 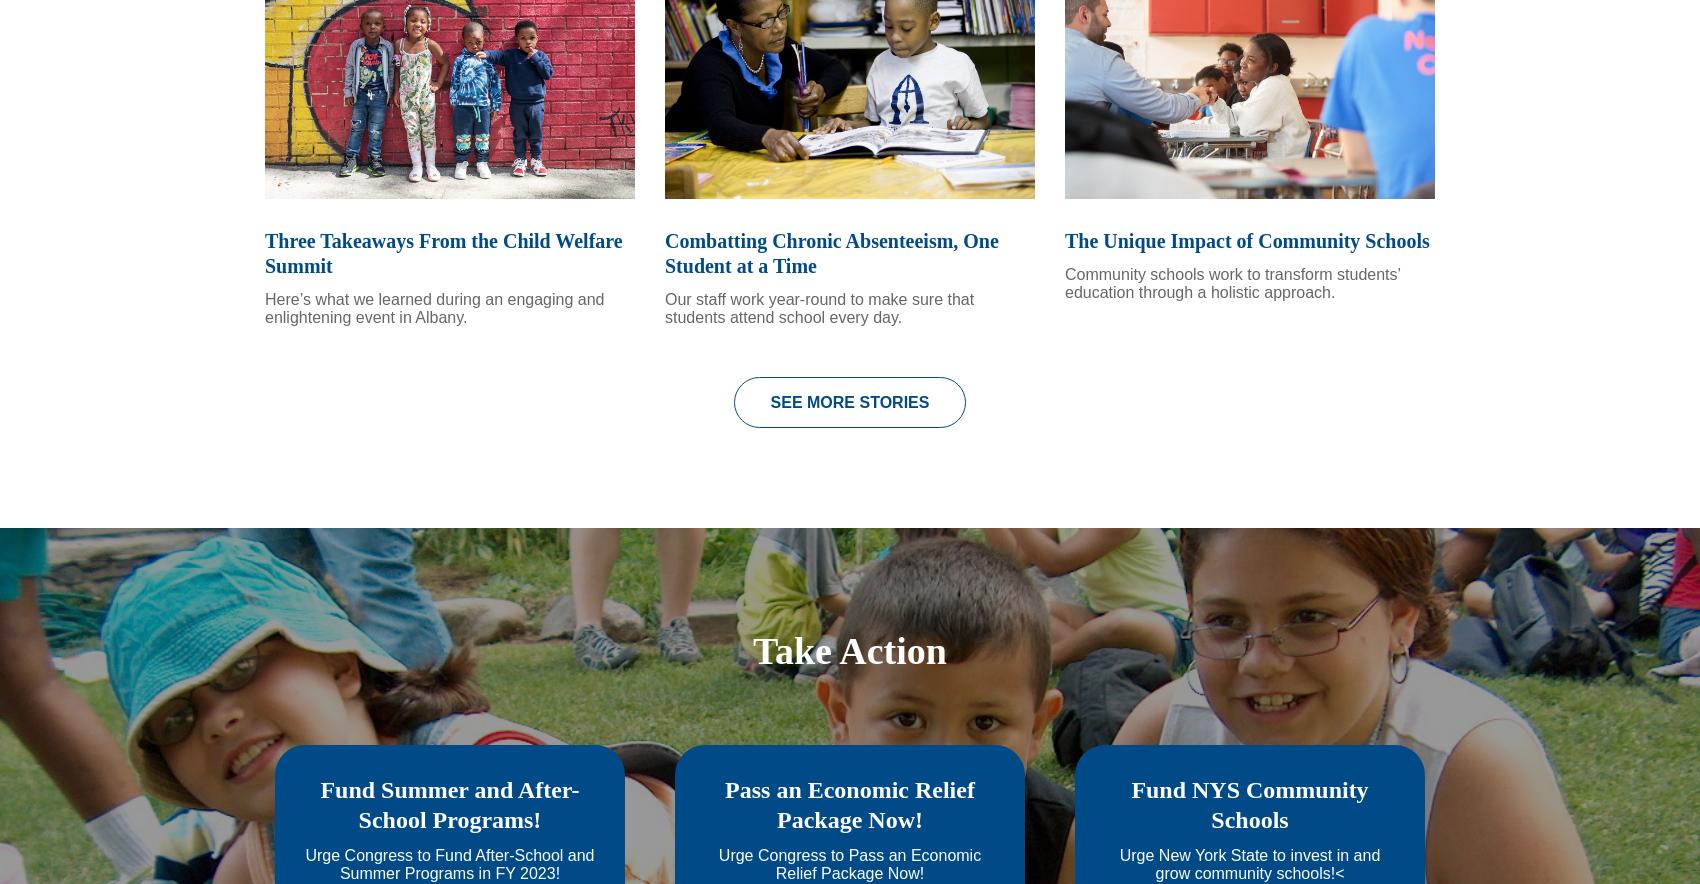 I want to click on 'Combatting Chronic Absenteeism, One Student at a Time', so click(x=830, y=278).